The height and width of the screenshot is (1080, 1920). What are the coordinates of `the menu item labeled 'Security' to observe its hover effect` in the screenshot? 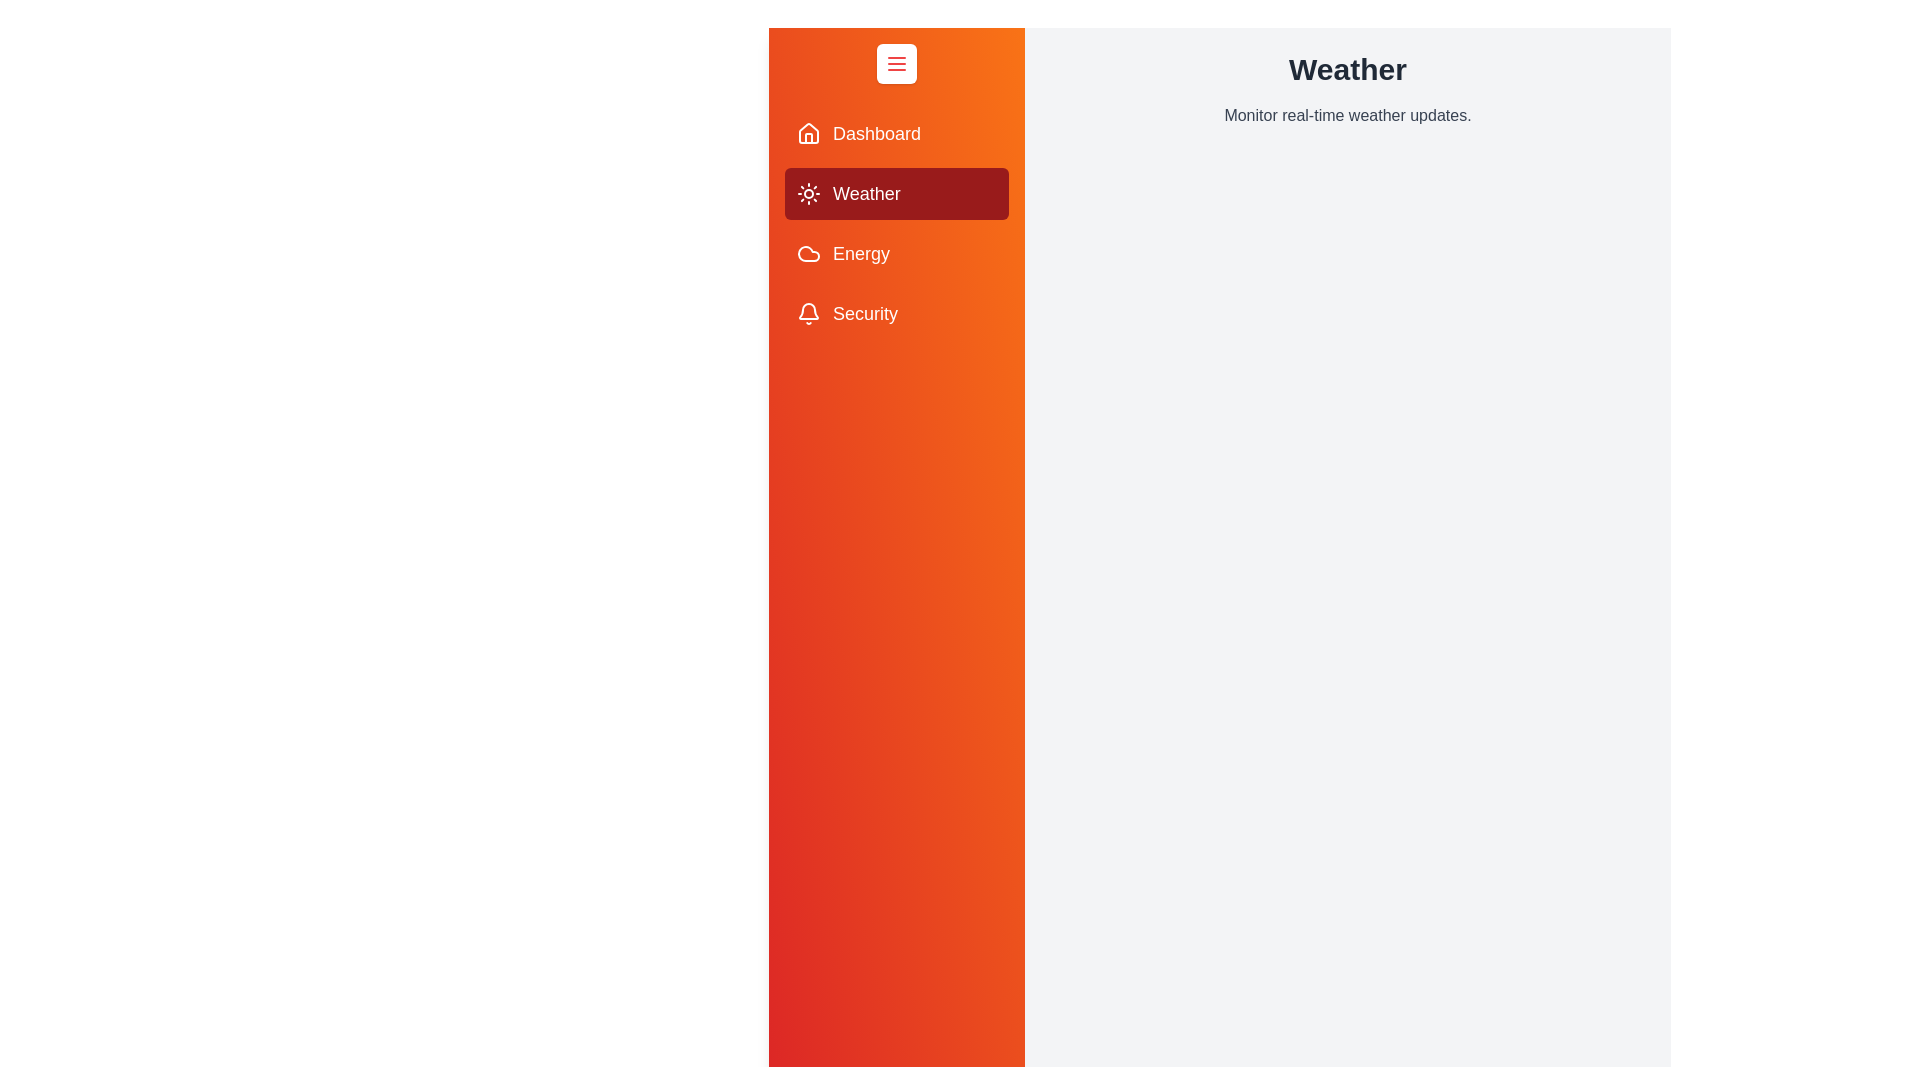 It's located at (896, 313).